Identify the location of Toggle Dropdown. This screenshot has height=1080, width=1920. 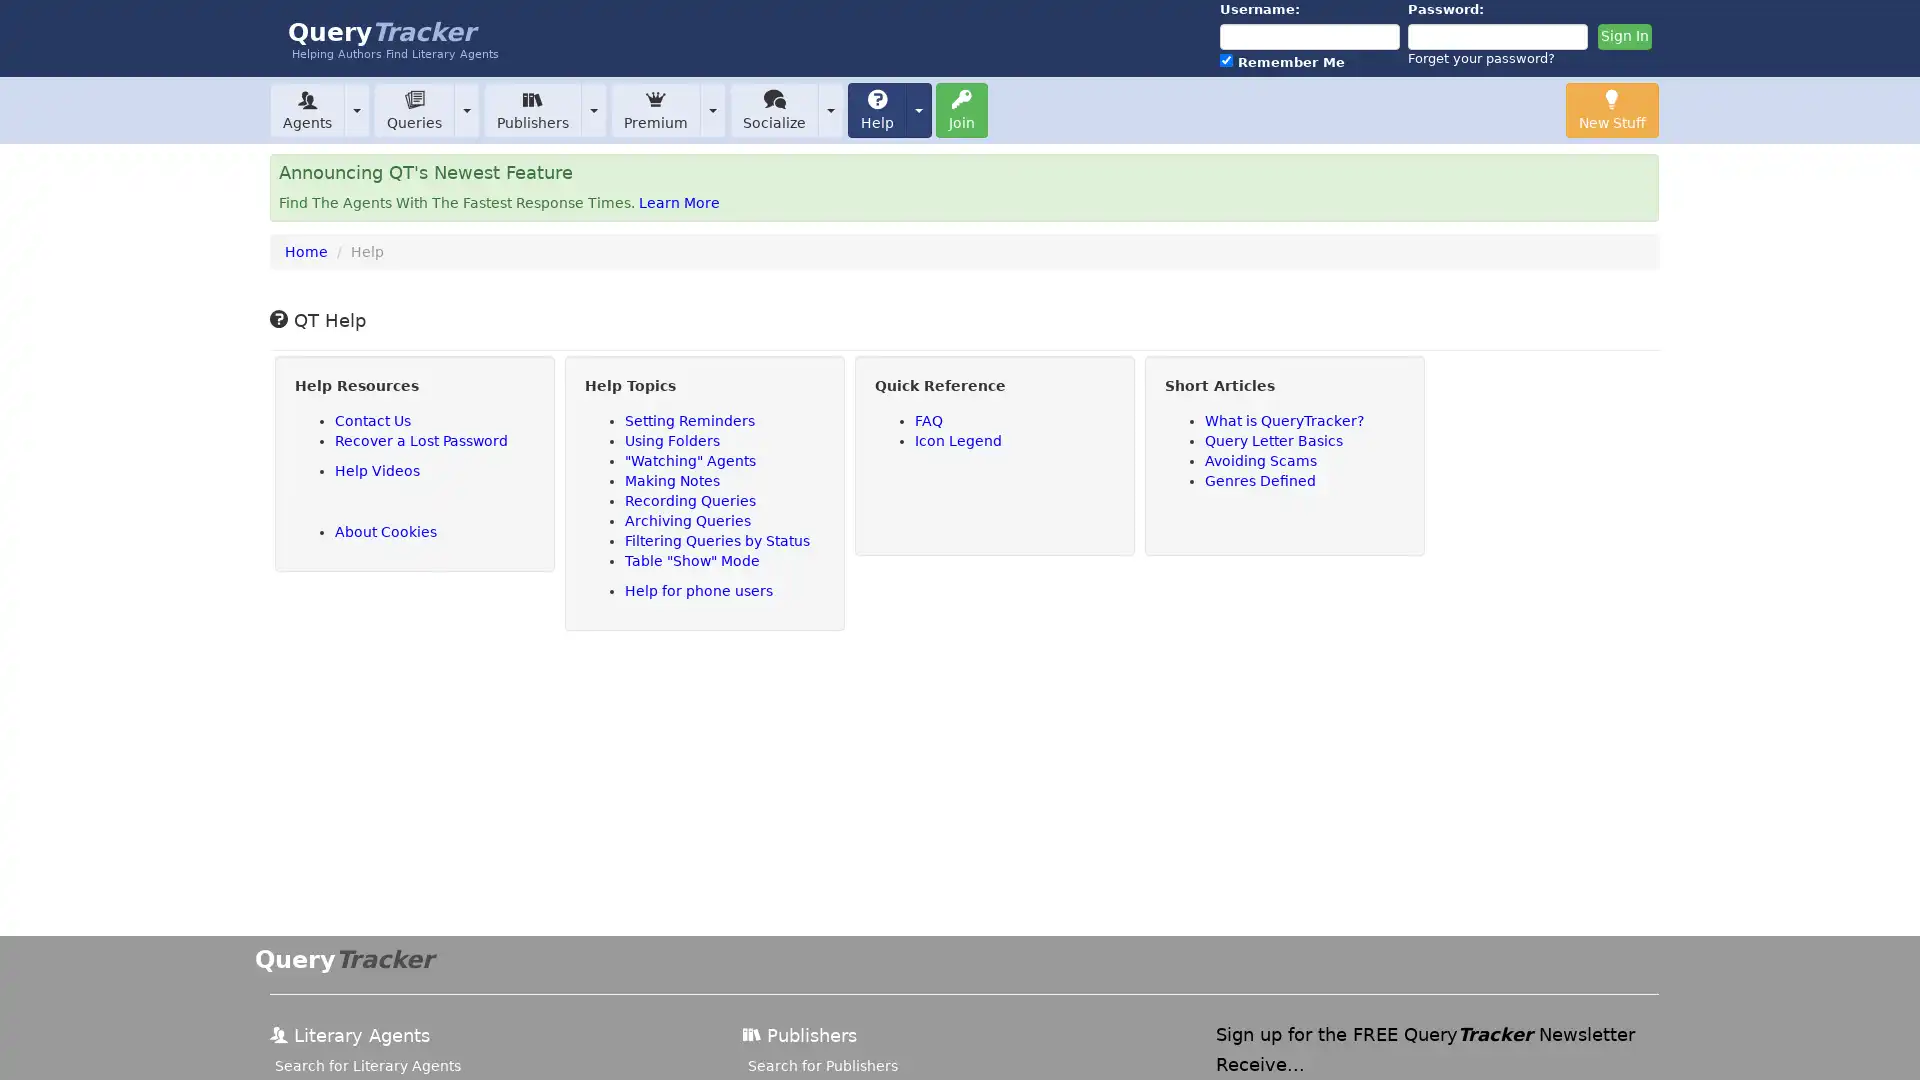
(917, 109).